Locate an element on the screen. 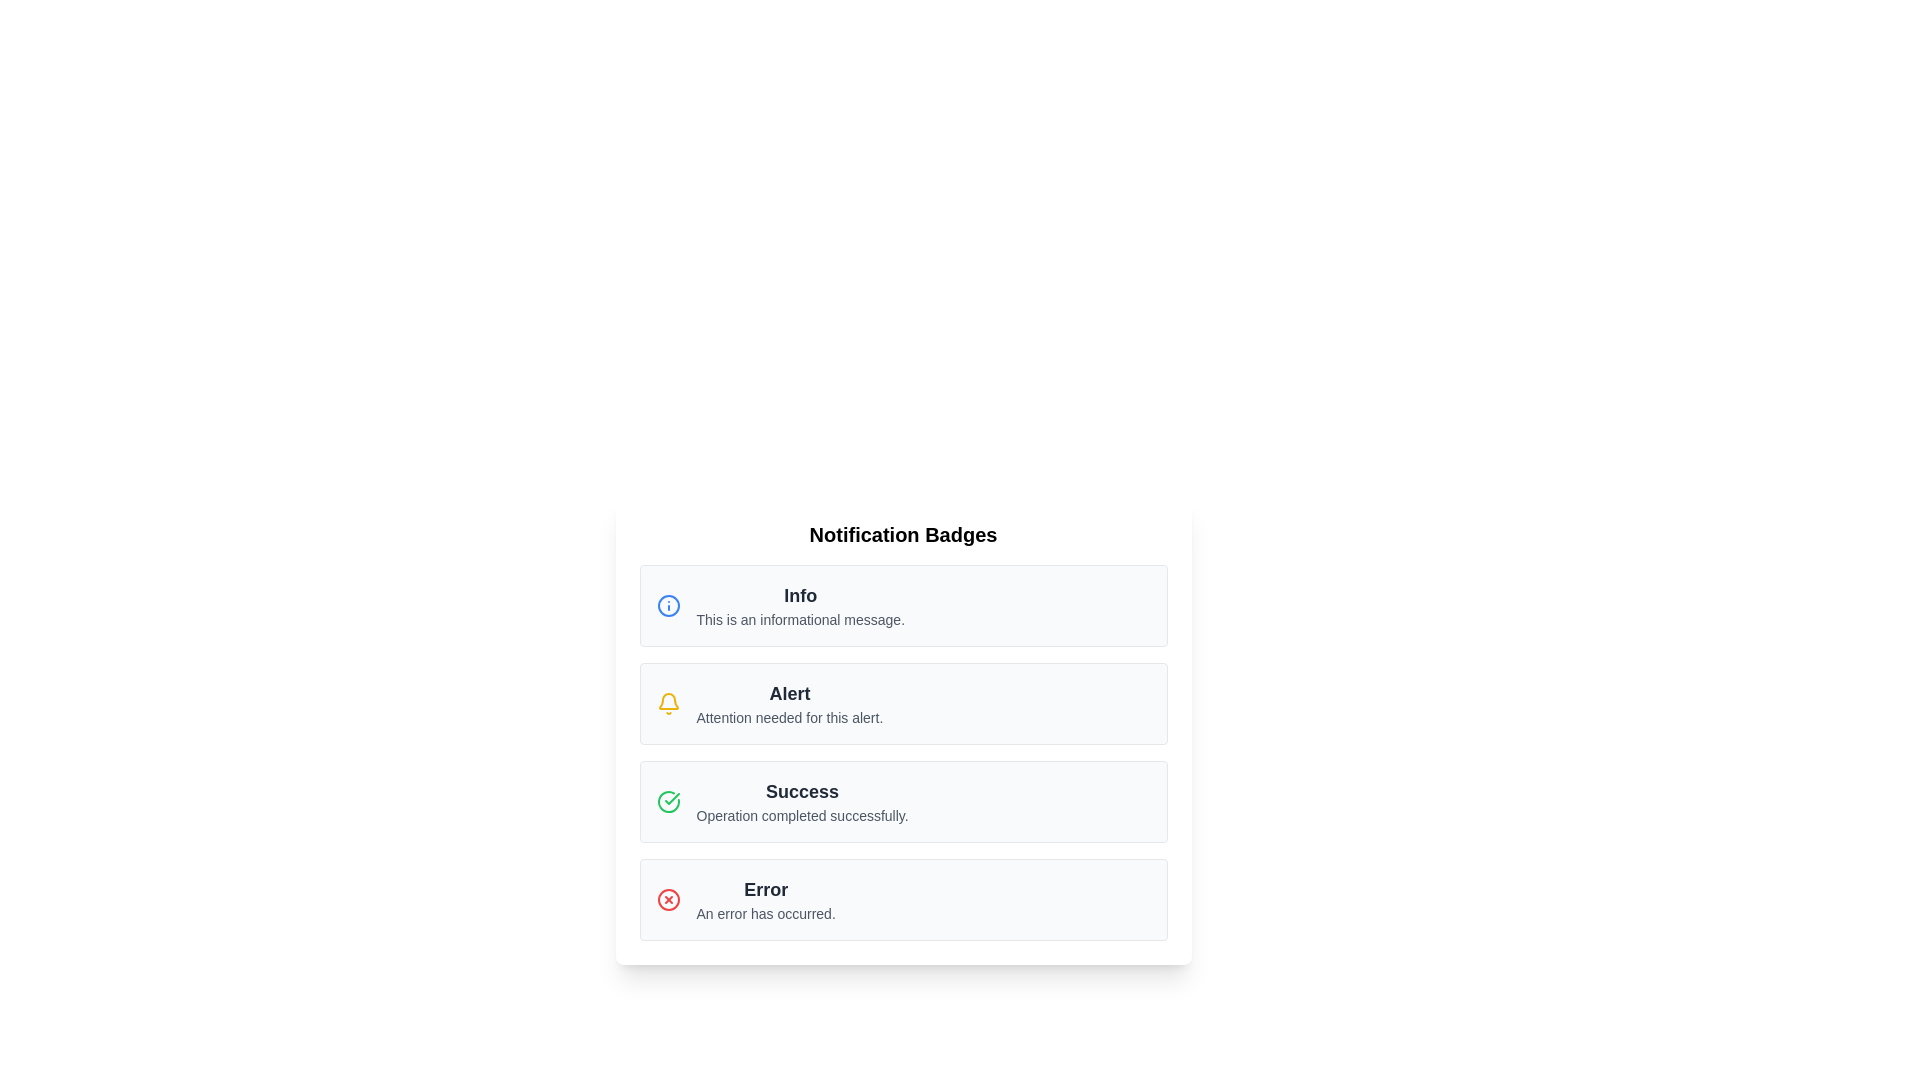  the 'Error' notification text block, which contains the bold text 'Error' and the subtitle 'An error has occurred.' to acknowledge the error is located at coordinates (765, 898).